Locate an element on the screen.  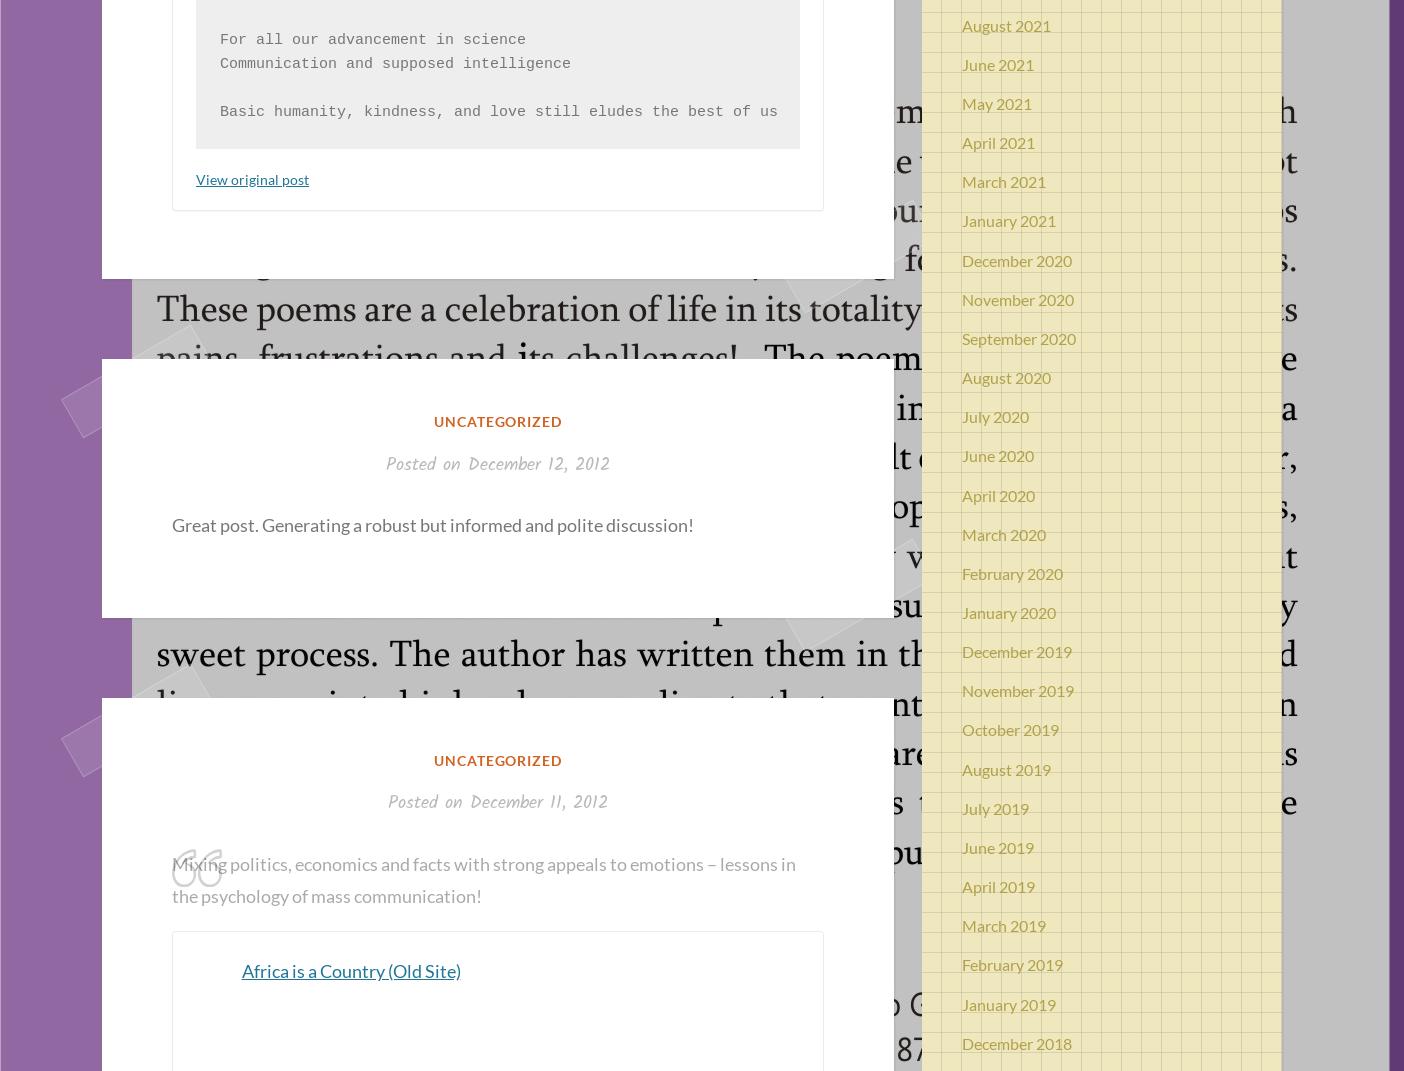
'April 2019' is located at coordinates (998, 886).